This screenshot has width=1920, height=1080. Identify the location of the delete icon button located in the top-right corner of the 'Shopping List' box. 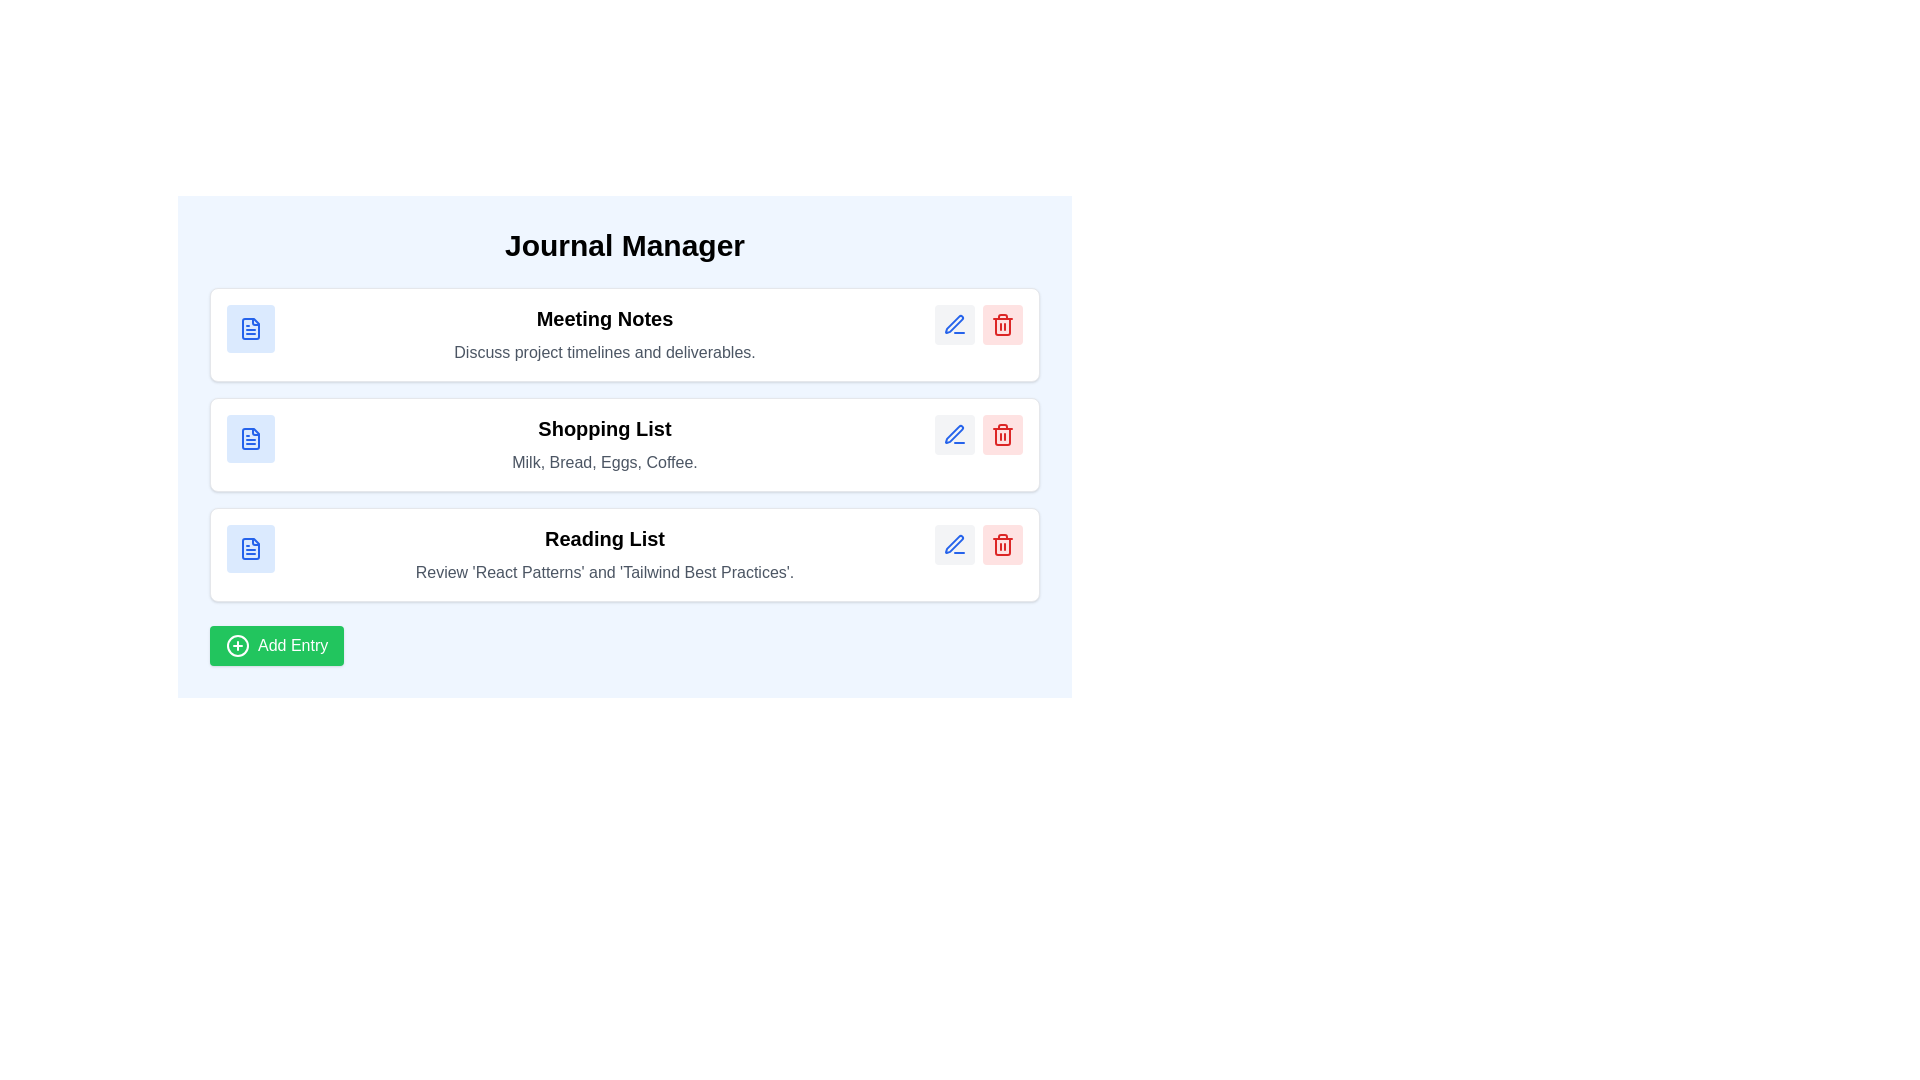
(1003, 323).